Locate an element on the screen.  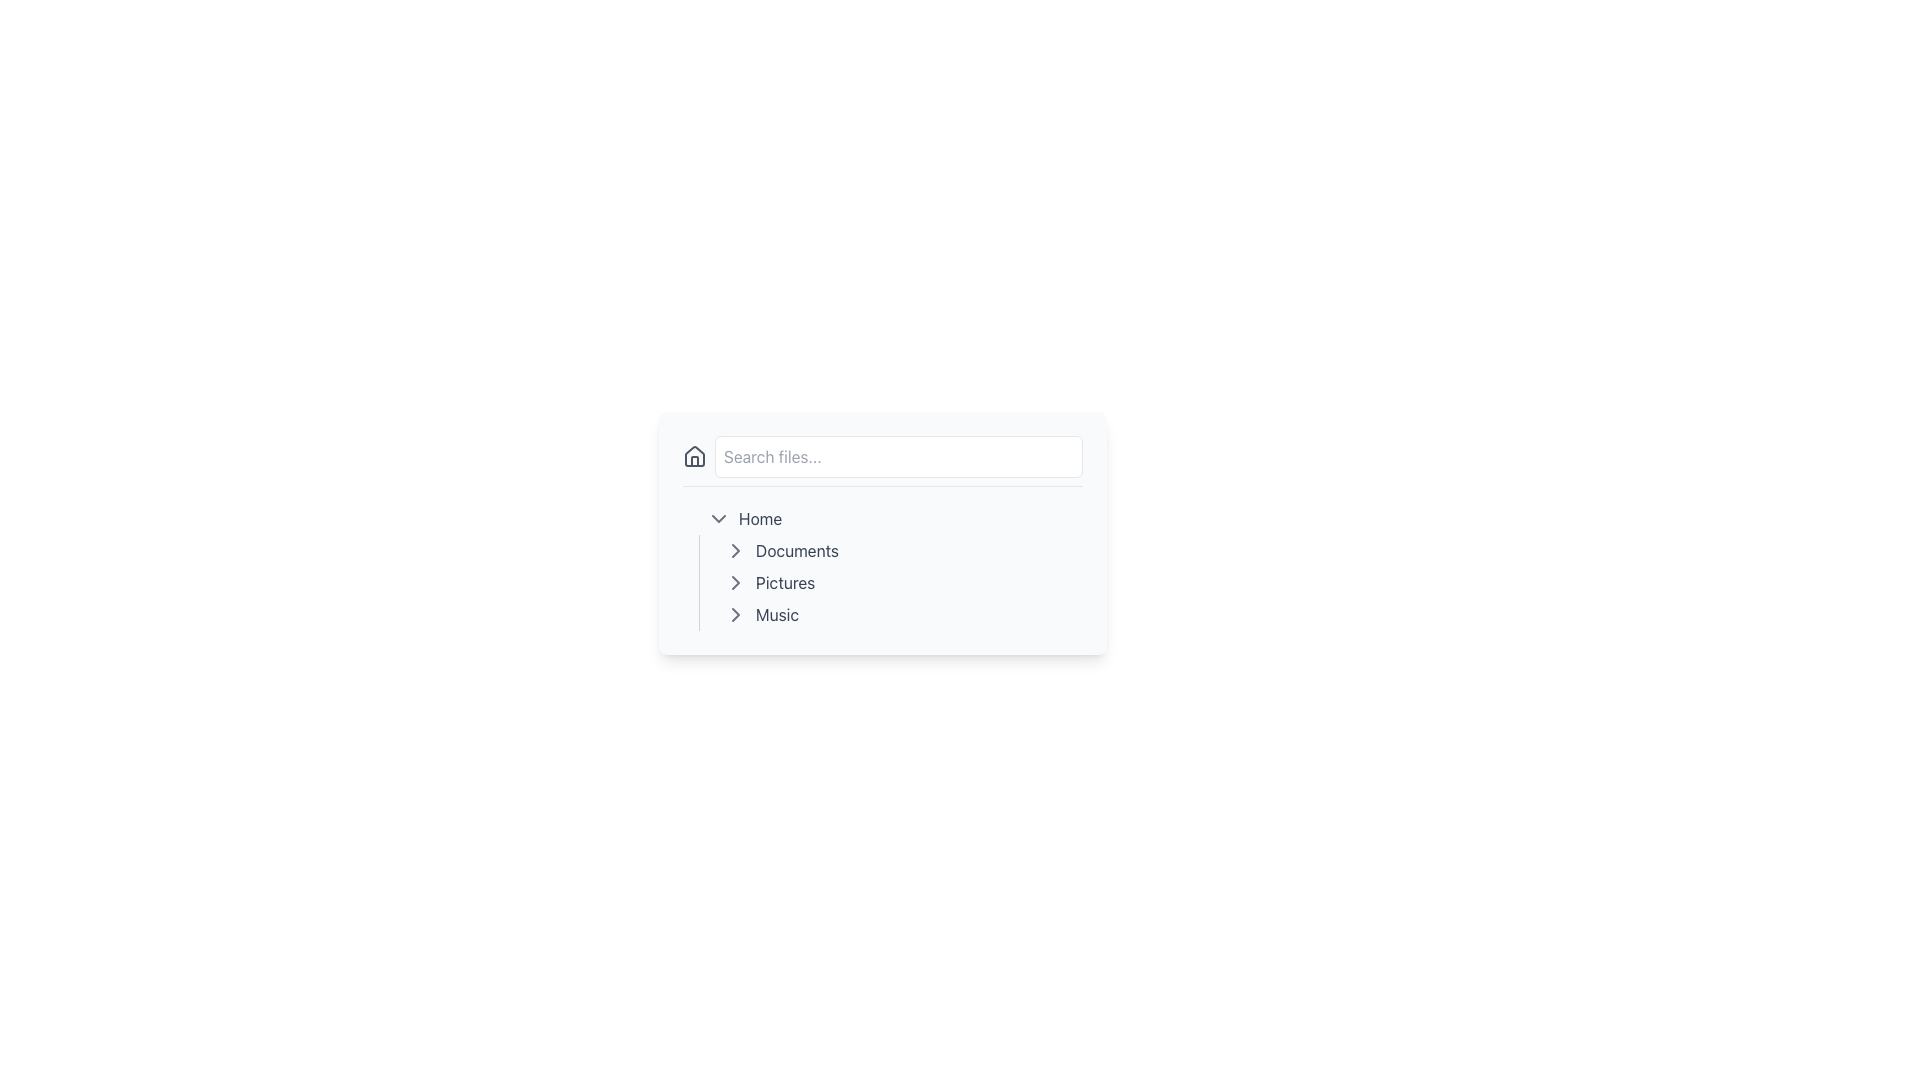
the right-facing chevron icon to change its appearance, which is positioned to the left of the 'Pictures' text in the vertical file navigation menu is located at coordinates (734, 582).